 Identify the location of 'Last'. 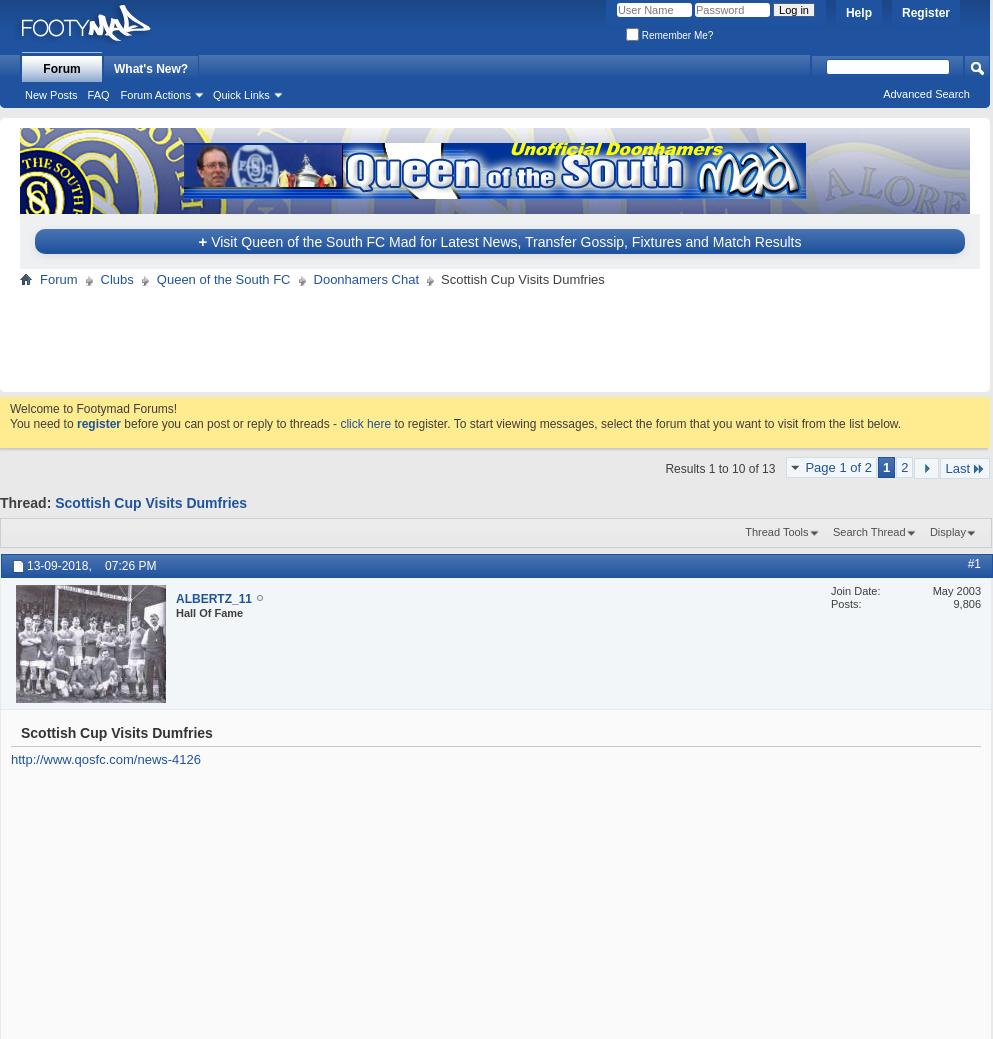
(957, 467).